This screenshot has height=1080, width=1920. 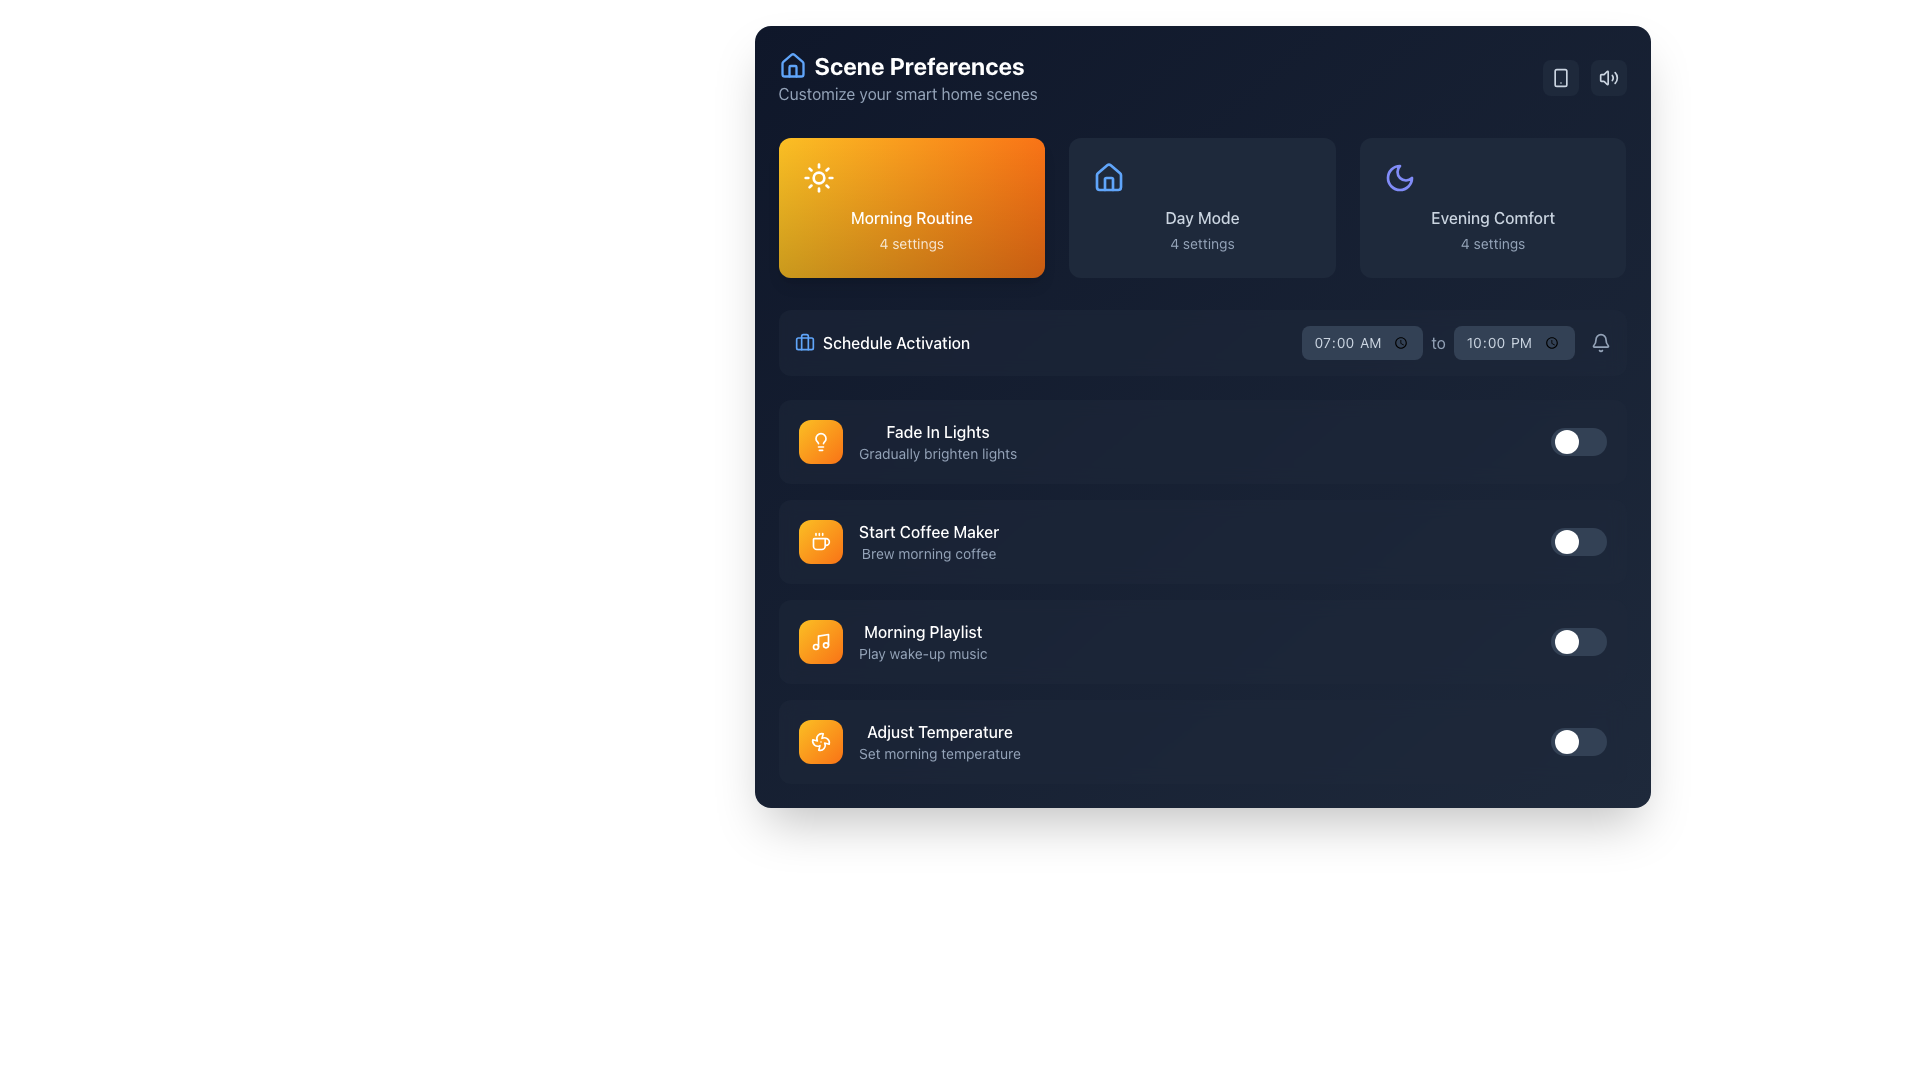 What do you see at coordinates (1600, 342) in the screenshot?
I see `the notification bell icon located at the top-right corner of the time range selector area` at bounding box center [1600, 342].